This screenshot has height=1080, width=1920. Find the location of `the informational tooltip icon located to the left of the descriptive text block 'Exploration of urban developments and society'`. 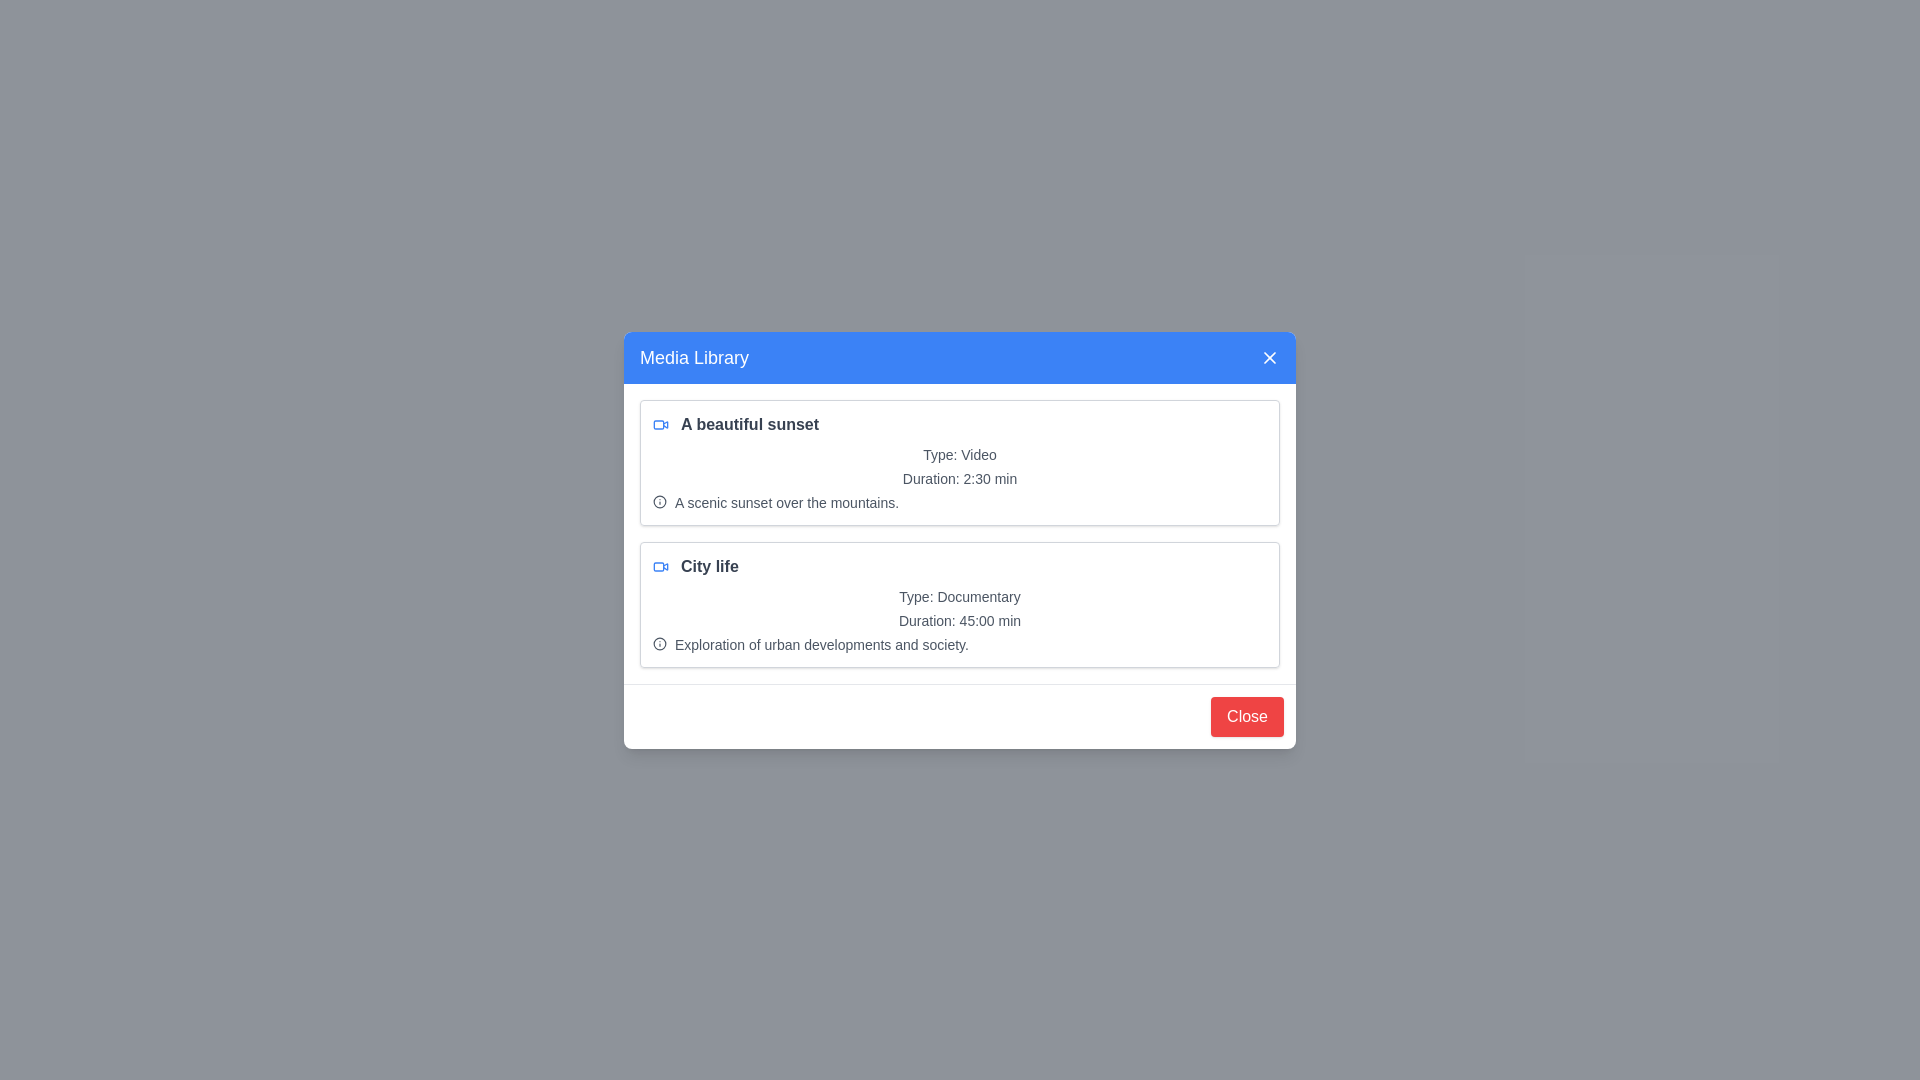

the informational tooltip icon located to the left of the descriptive text block 'Exploration of urban developments and society' is located at coordinates (660, 643).